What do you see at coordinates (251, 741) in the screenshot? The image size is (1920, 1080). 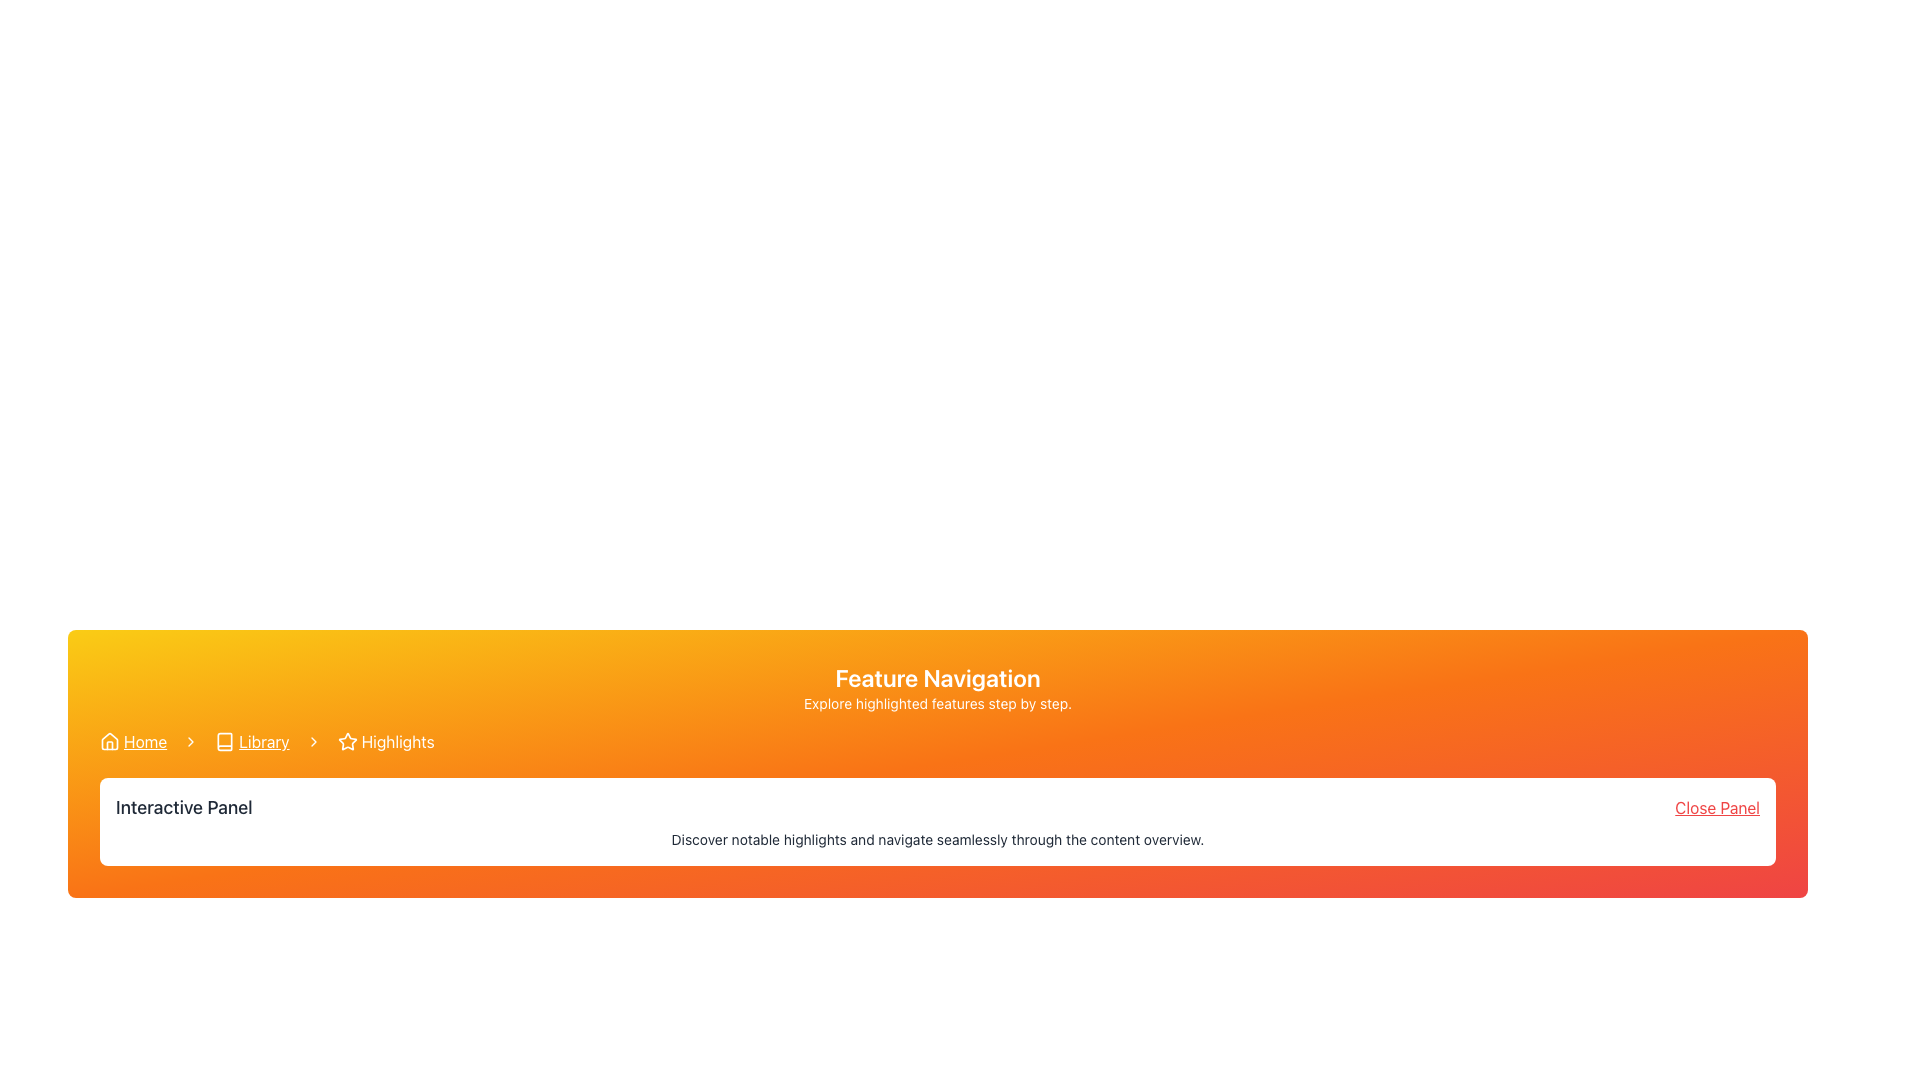 I see `the 'Library' breadcrumb item, which features an outlined book icon and is visually centered in the breadcrumb navigation bar, located between 'Home' and 'Highlights'` at bounding box center [251, 741].